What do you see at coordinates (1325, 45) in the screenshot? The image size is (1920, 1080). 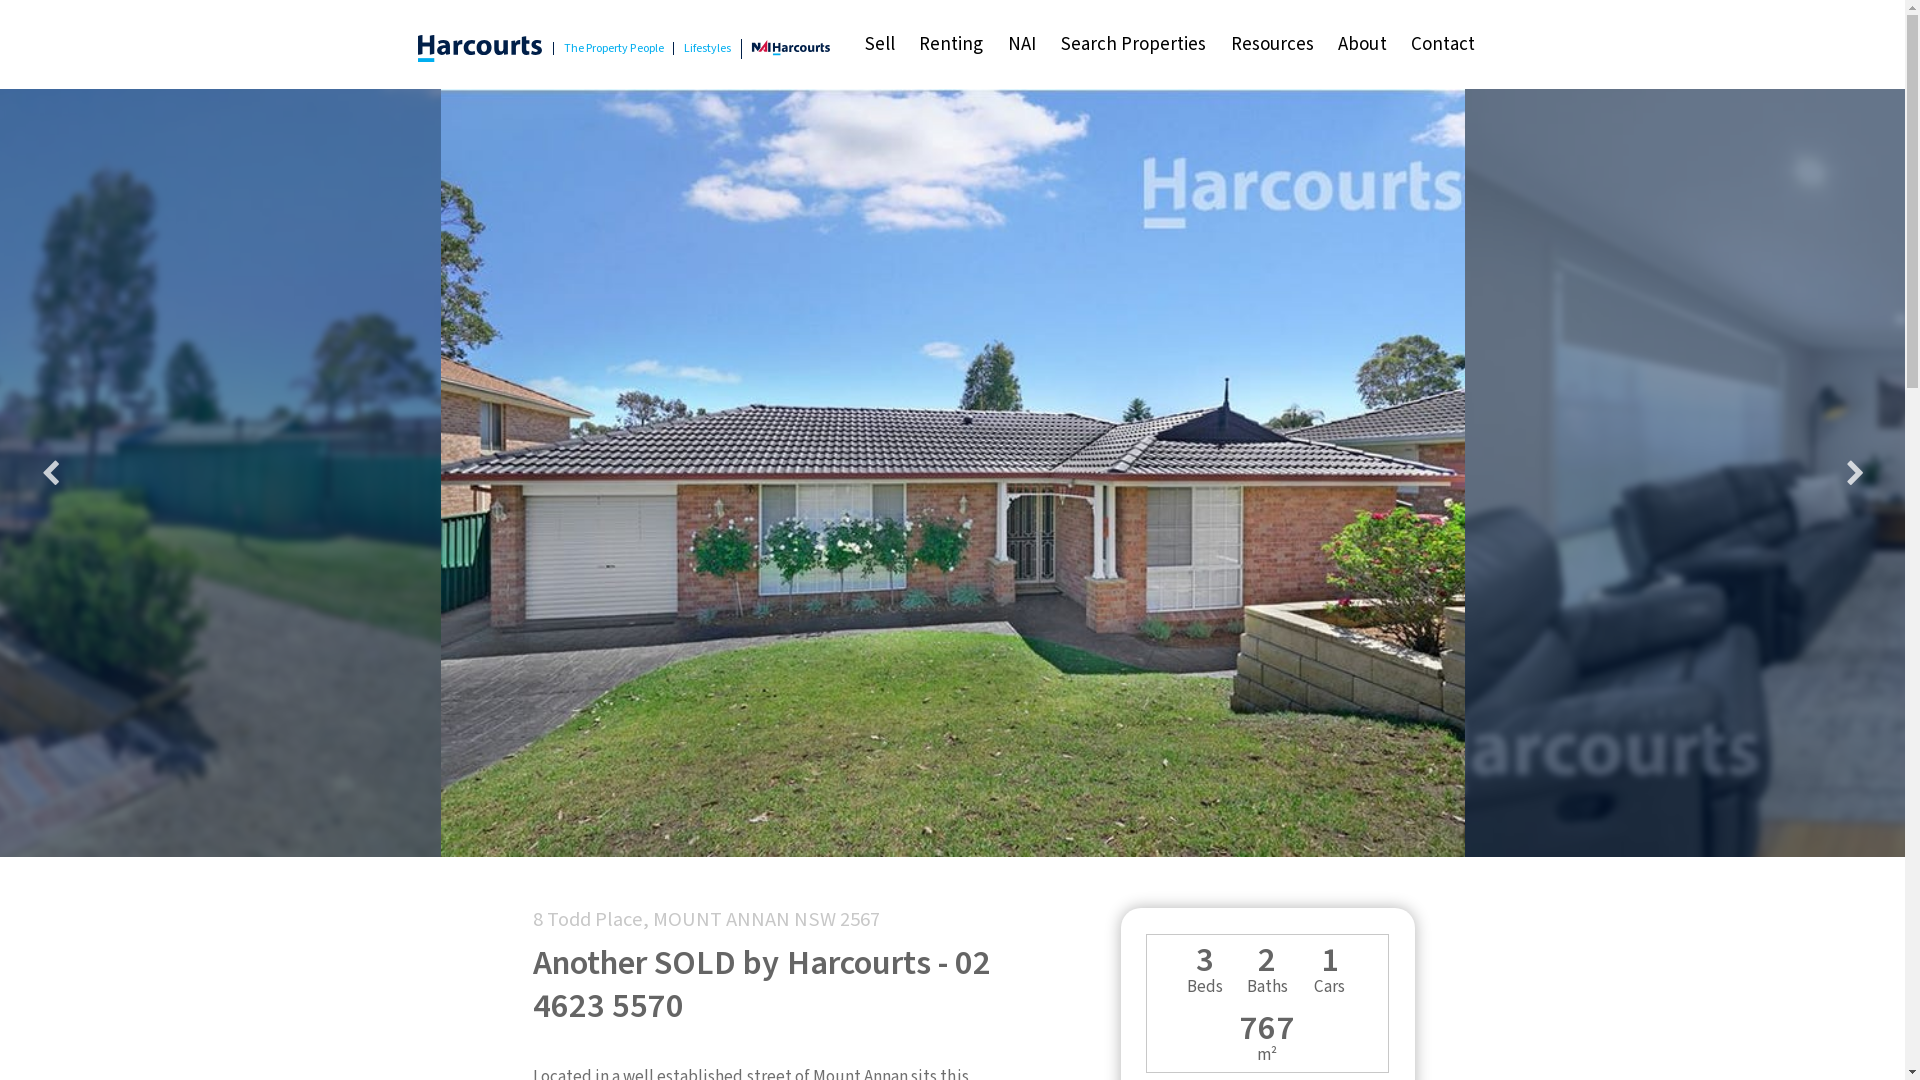 I see `'About'` at bounding box center [1325, 45].